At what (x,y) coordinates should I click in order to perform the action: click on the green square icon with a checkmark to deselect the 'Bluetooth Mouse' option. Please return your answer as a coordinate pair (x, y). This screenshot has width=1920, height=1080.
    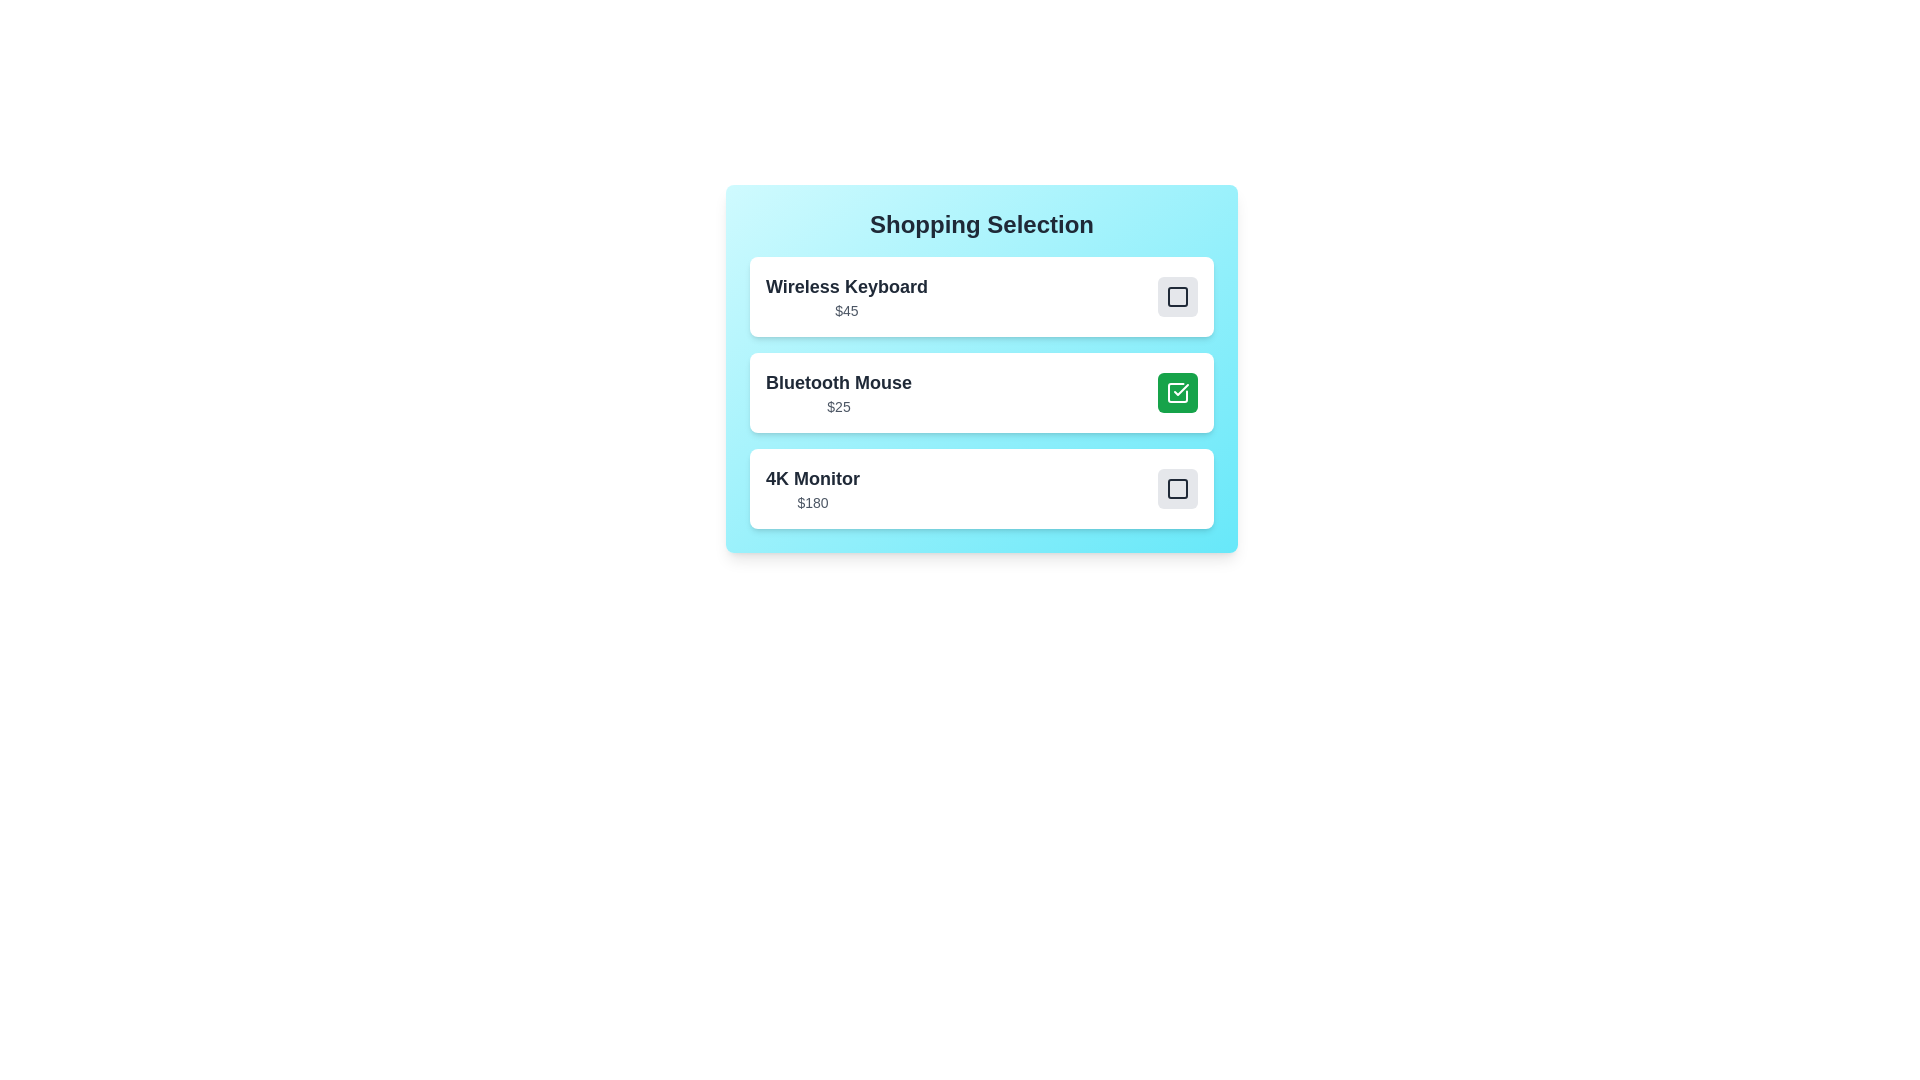
    Looking at the image, I should click on (1177, 393).